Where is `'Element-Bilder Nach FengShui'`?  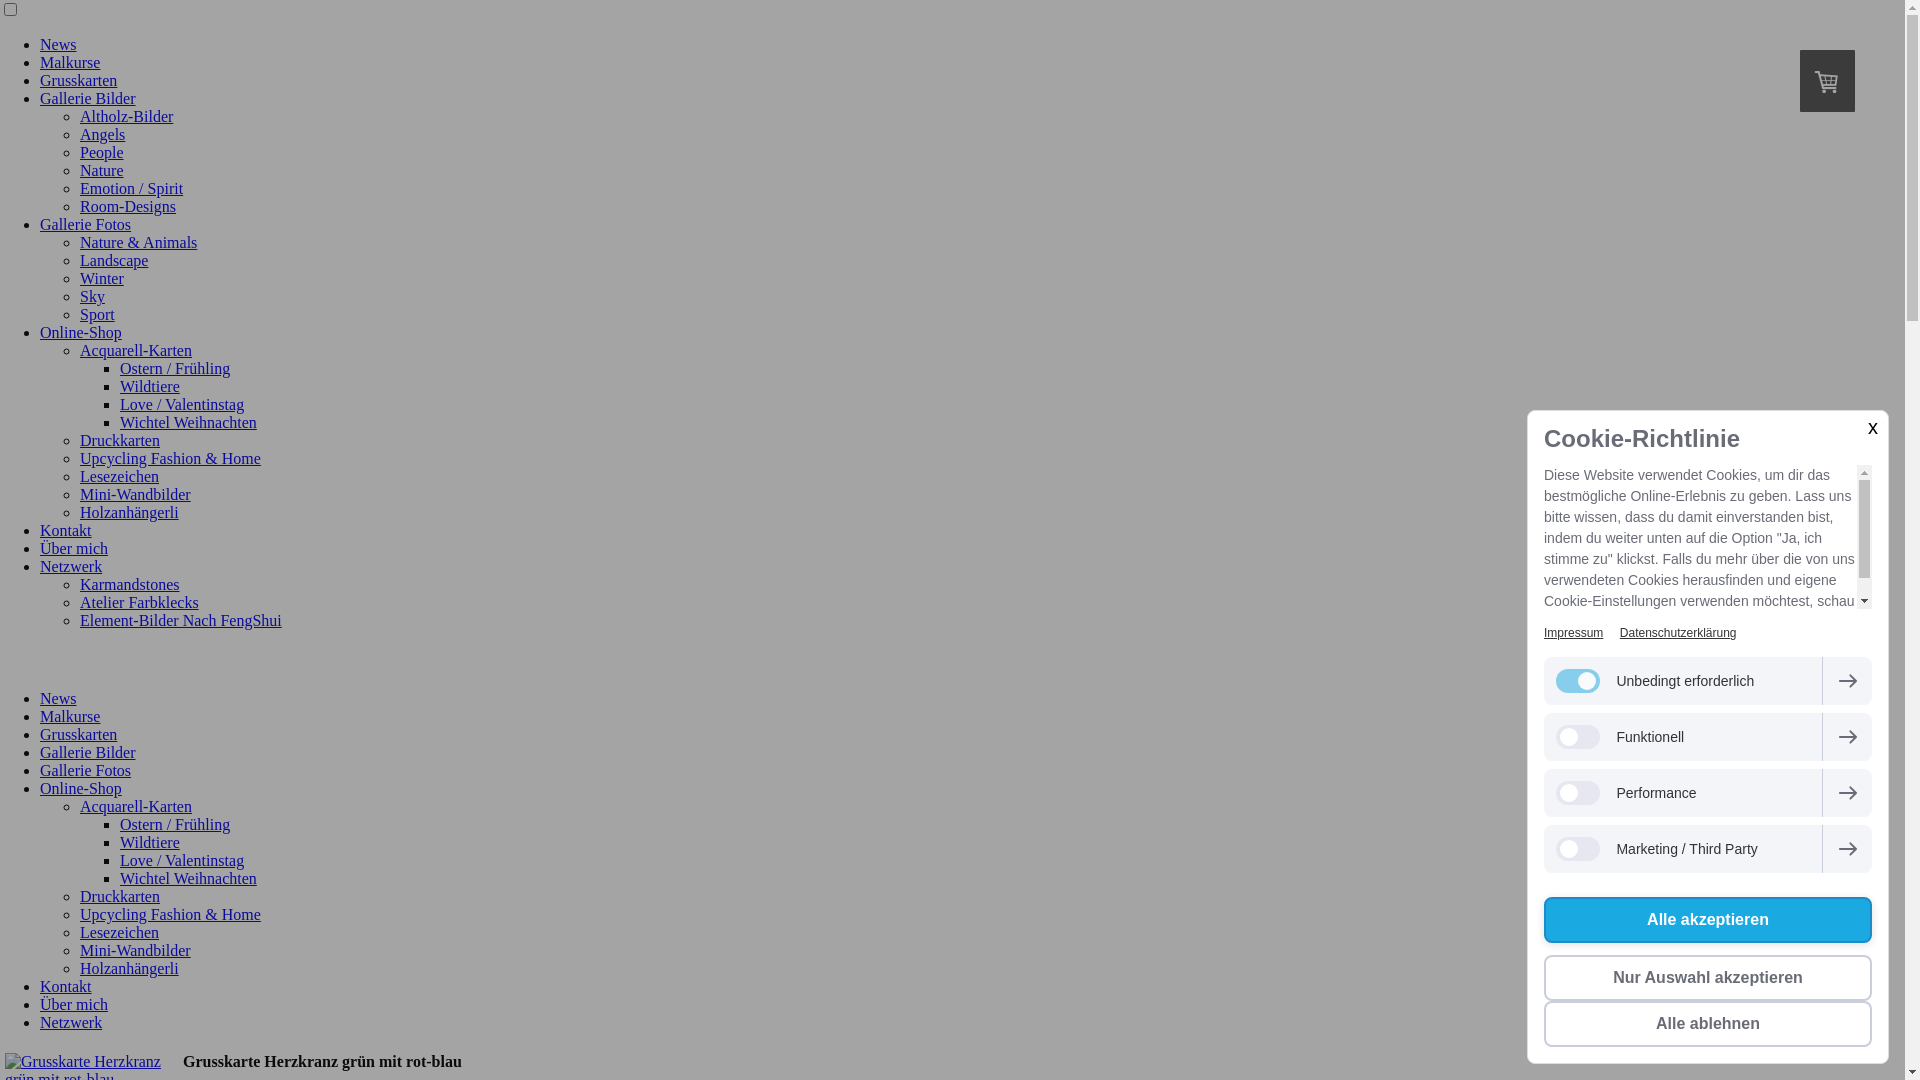
'Element-Bilder Nach FengShui' is located at coordinates (80, 619).